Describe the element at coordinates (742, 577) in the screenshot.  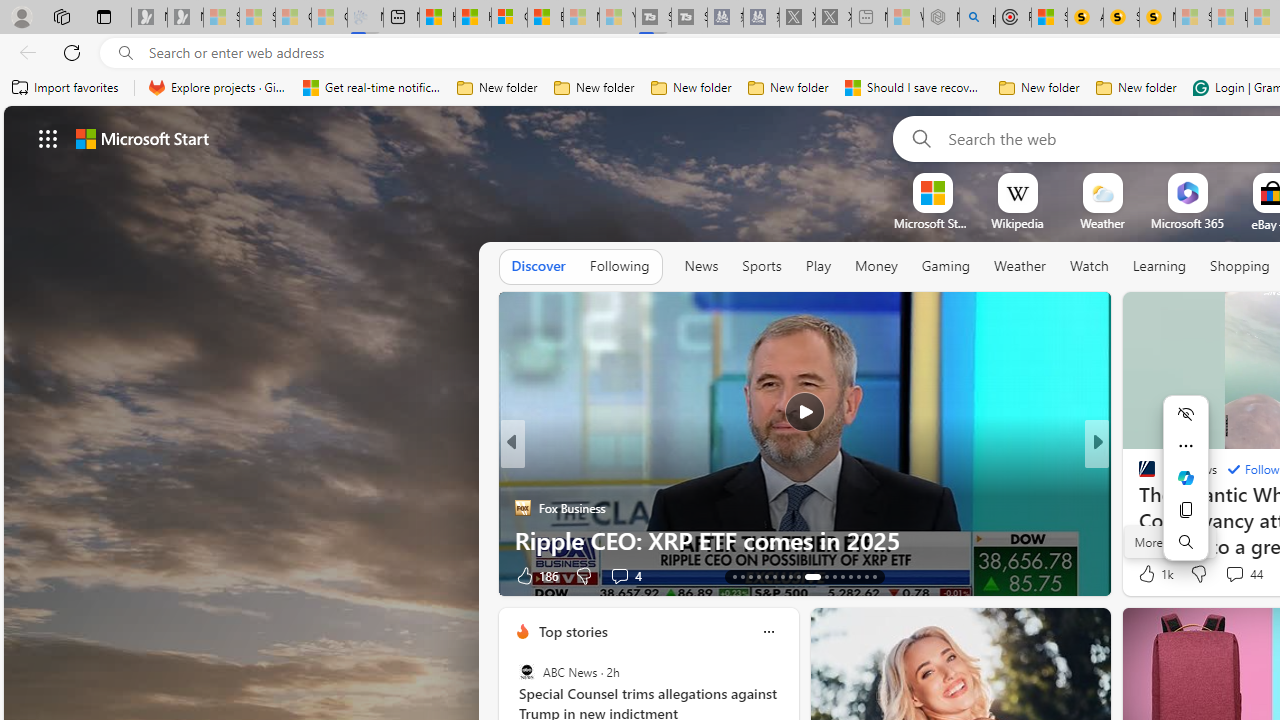
I see `'AutomationID: tab-14'` at that location.